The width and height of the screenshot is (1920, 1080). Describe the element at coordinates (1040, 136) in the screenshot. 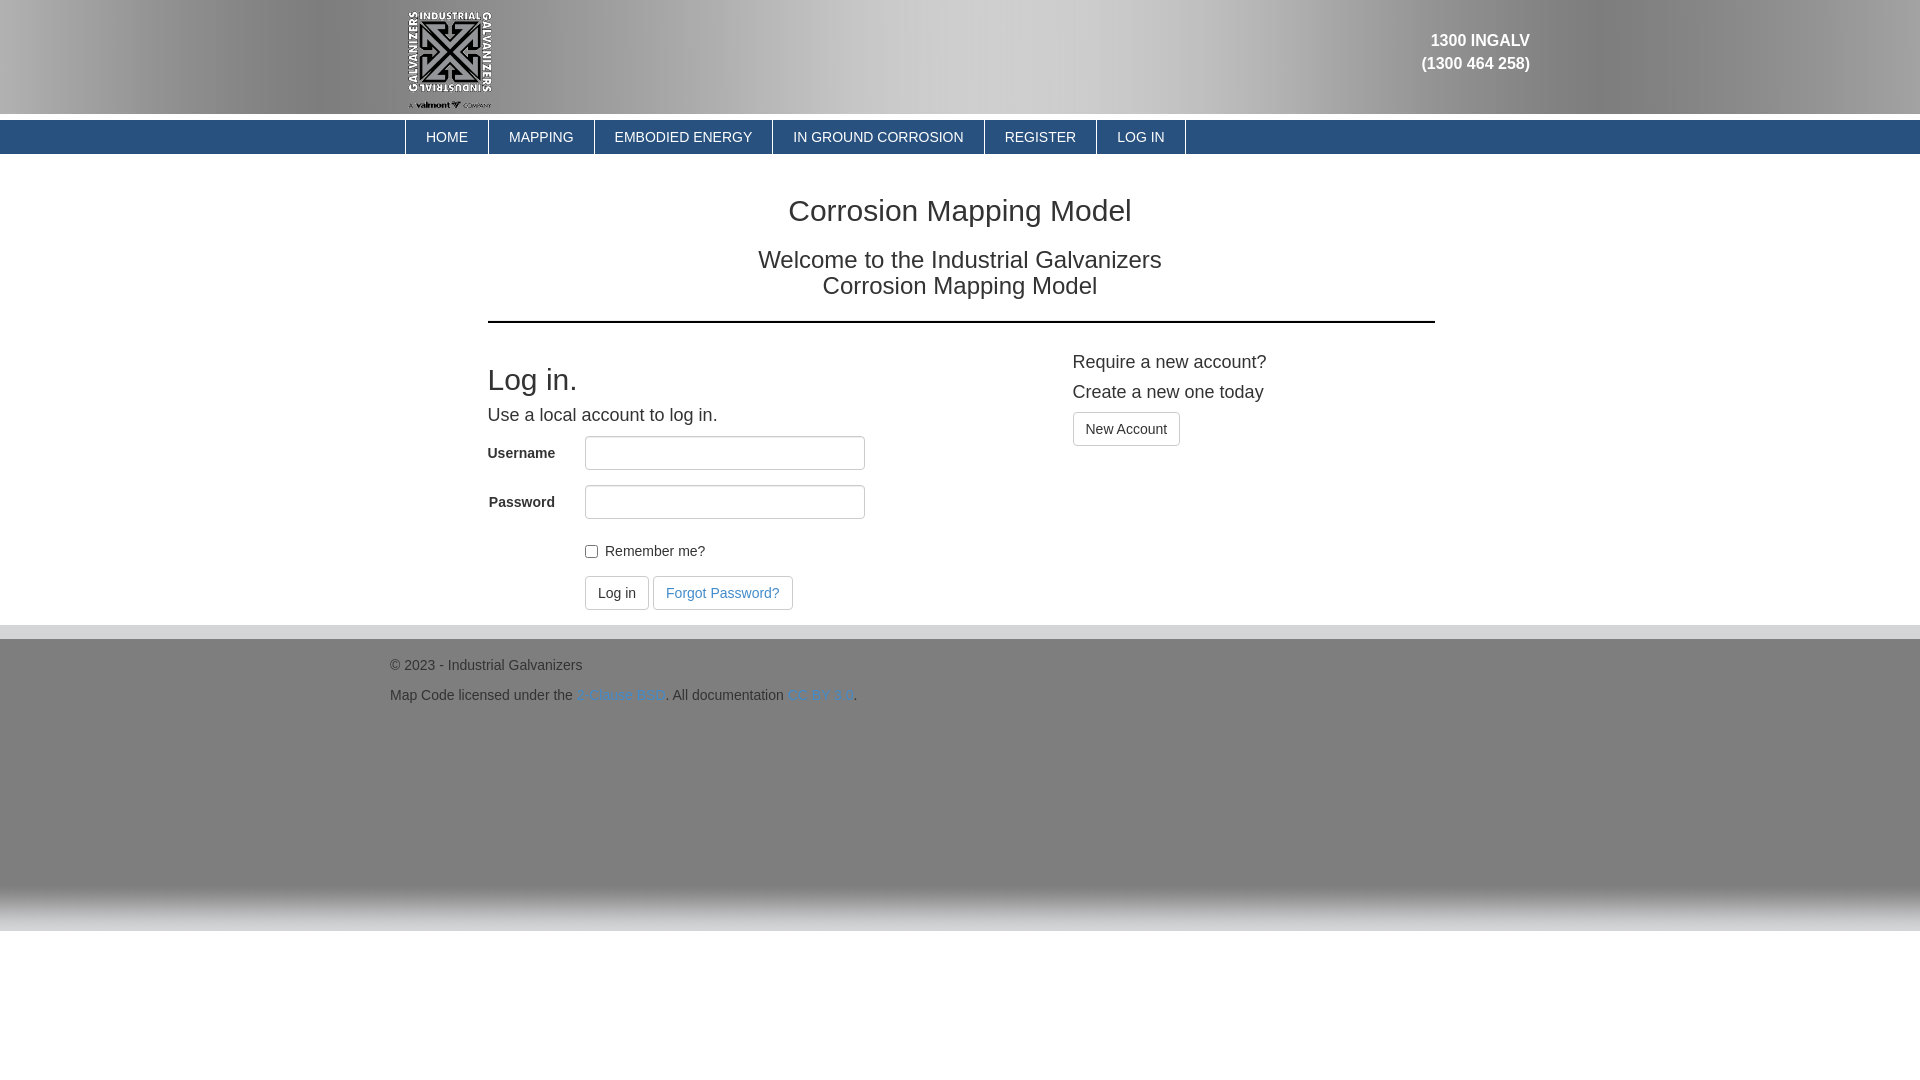

I see `'REGISTER'` at that location.